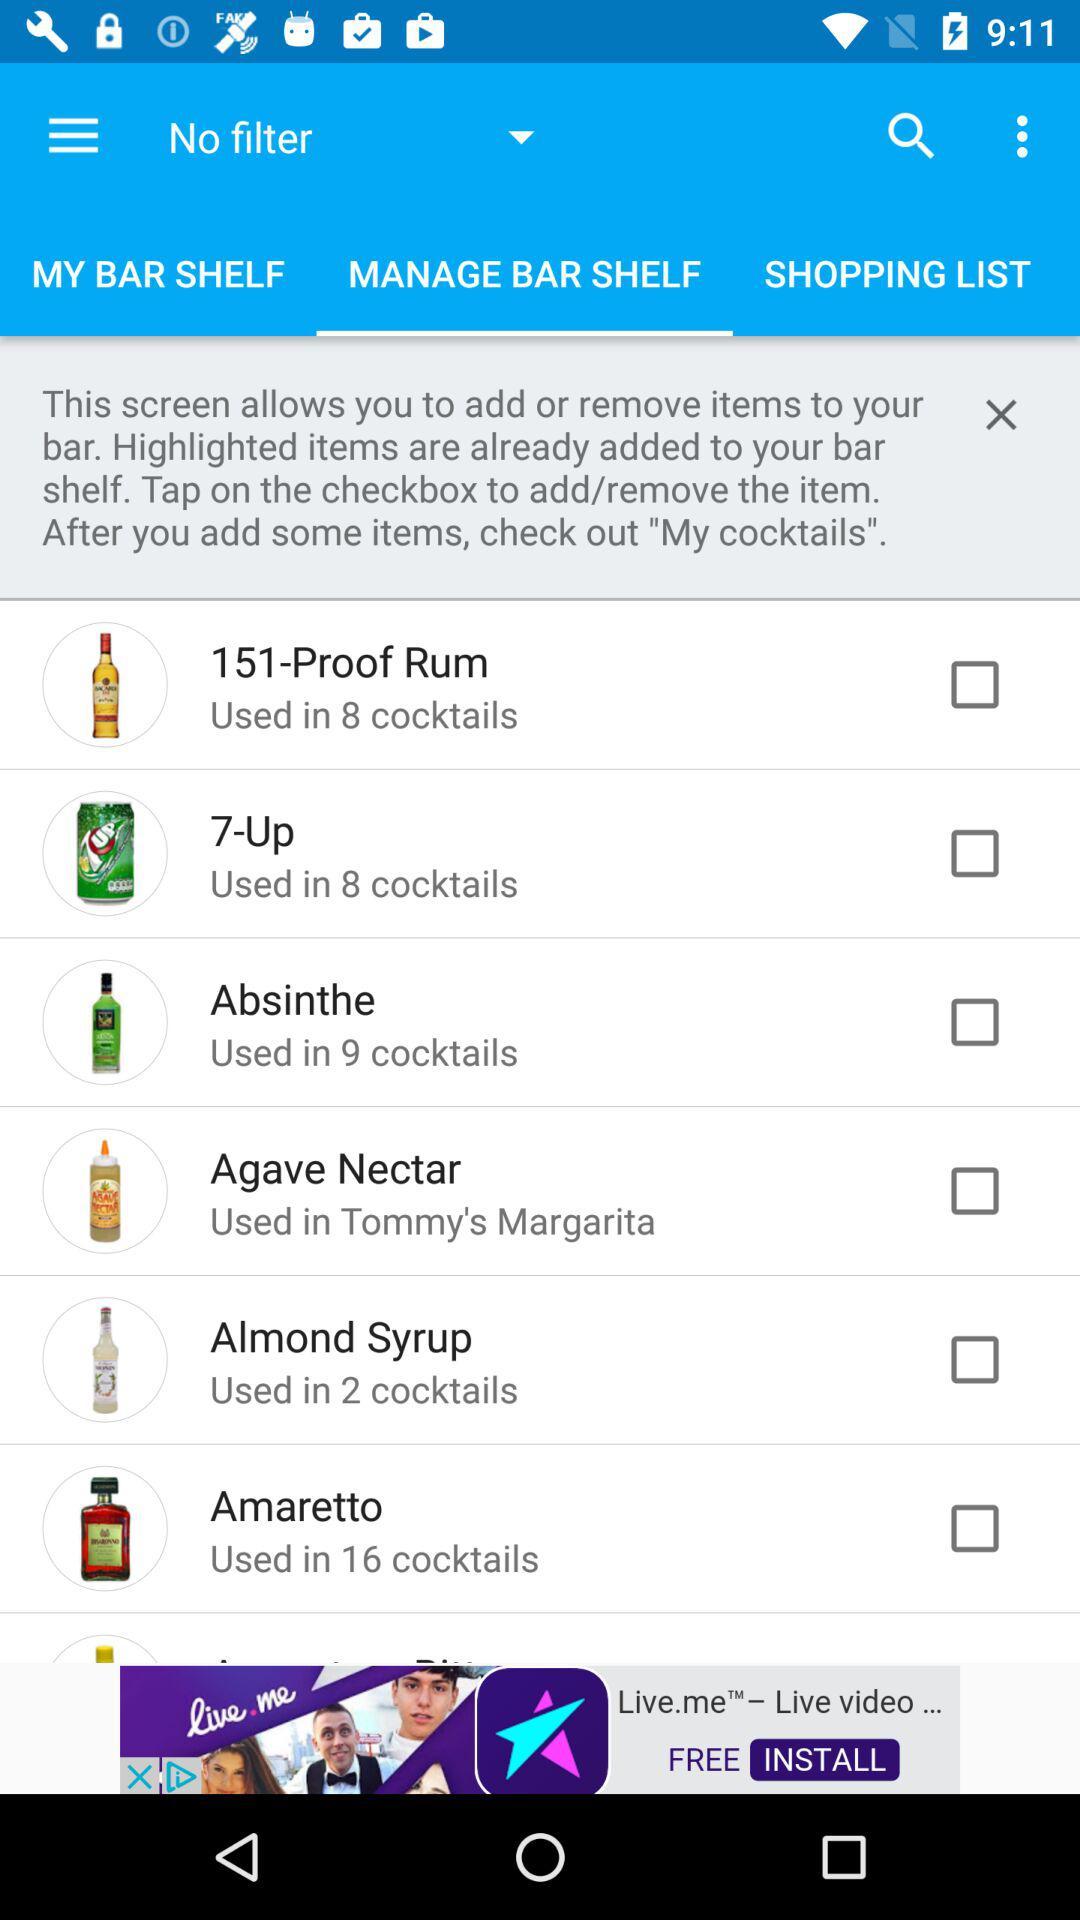 This screenshot has width=1080, height=1920. What do you see at coordinates (540, 1727) in the screenshot?
I see `watch advertisement` at bounding box center [540, 1727].